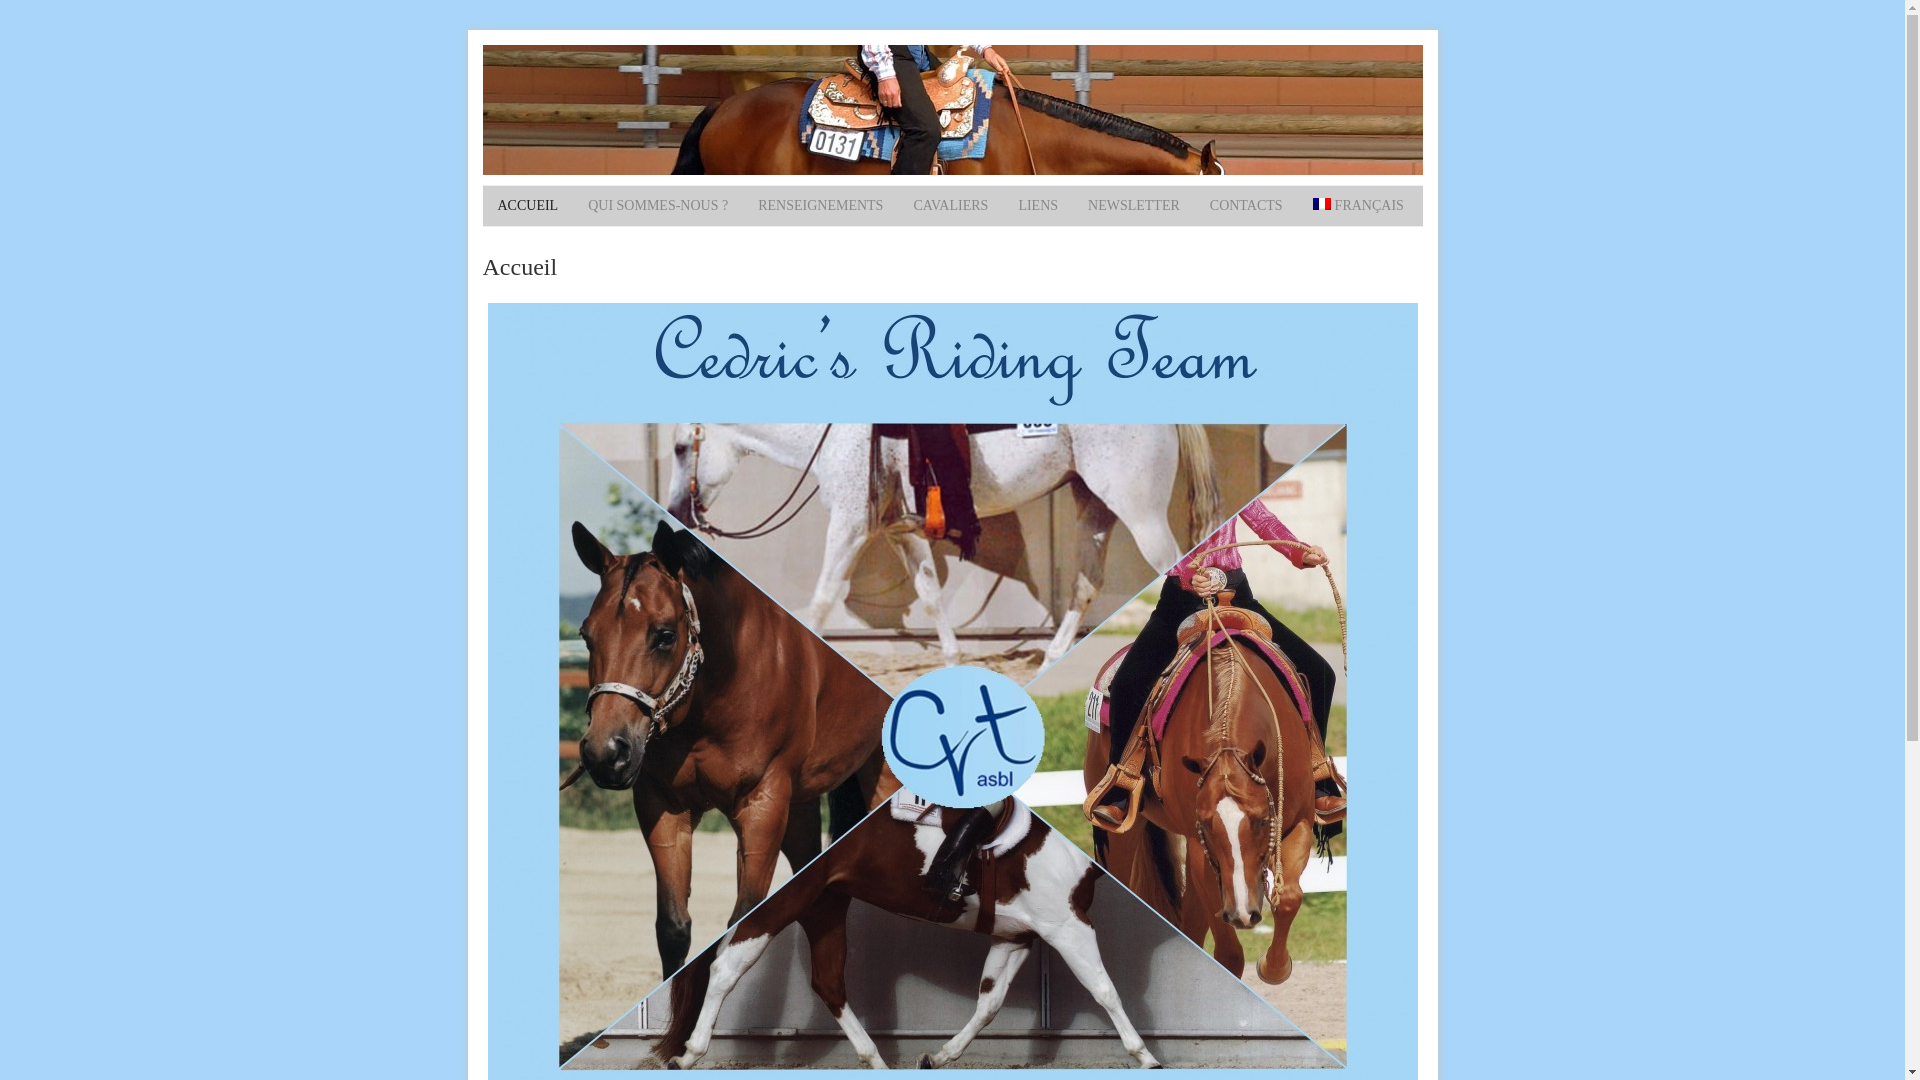  I want to click on 'LIENS', so click(1037, 205).